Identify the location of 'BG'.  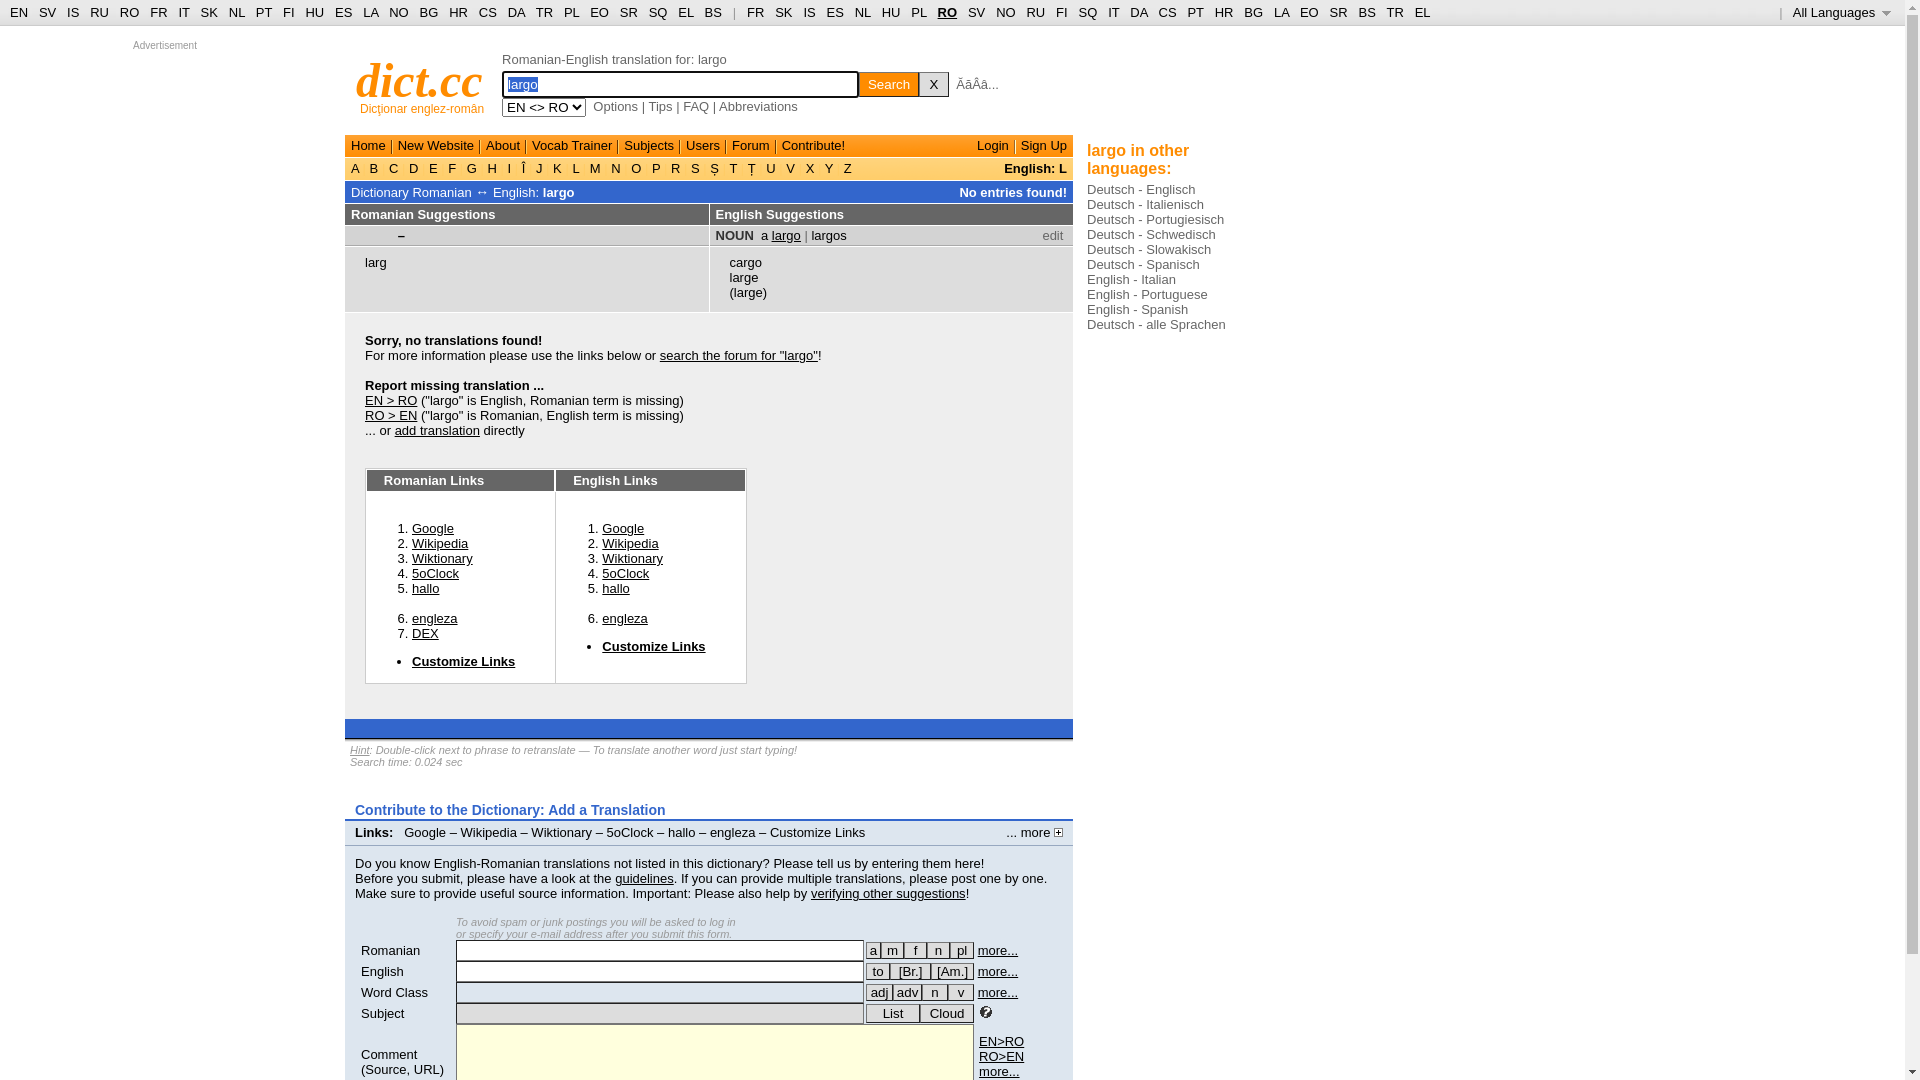
(428, 12).